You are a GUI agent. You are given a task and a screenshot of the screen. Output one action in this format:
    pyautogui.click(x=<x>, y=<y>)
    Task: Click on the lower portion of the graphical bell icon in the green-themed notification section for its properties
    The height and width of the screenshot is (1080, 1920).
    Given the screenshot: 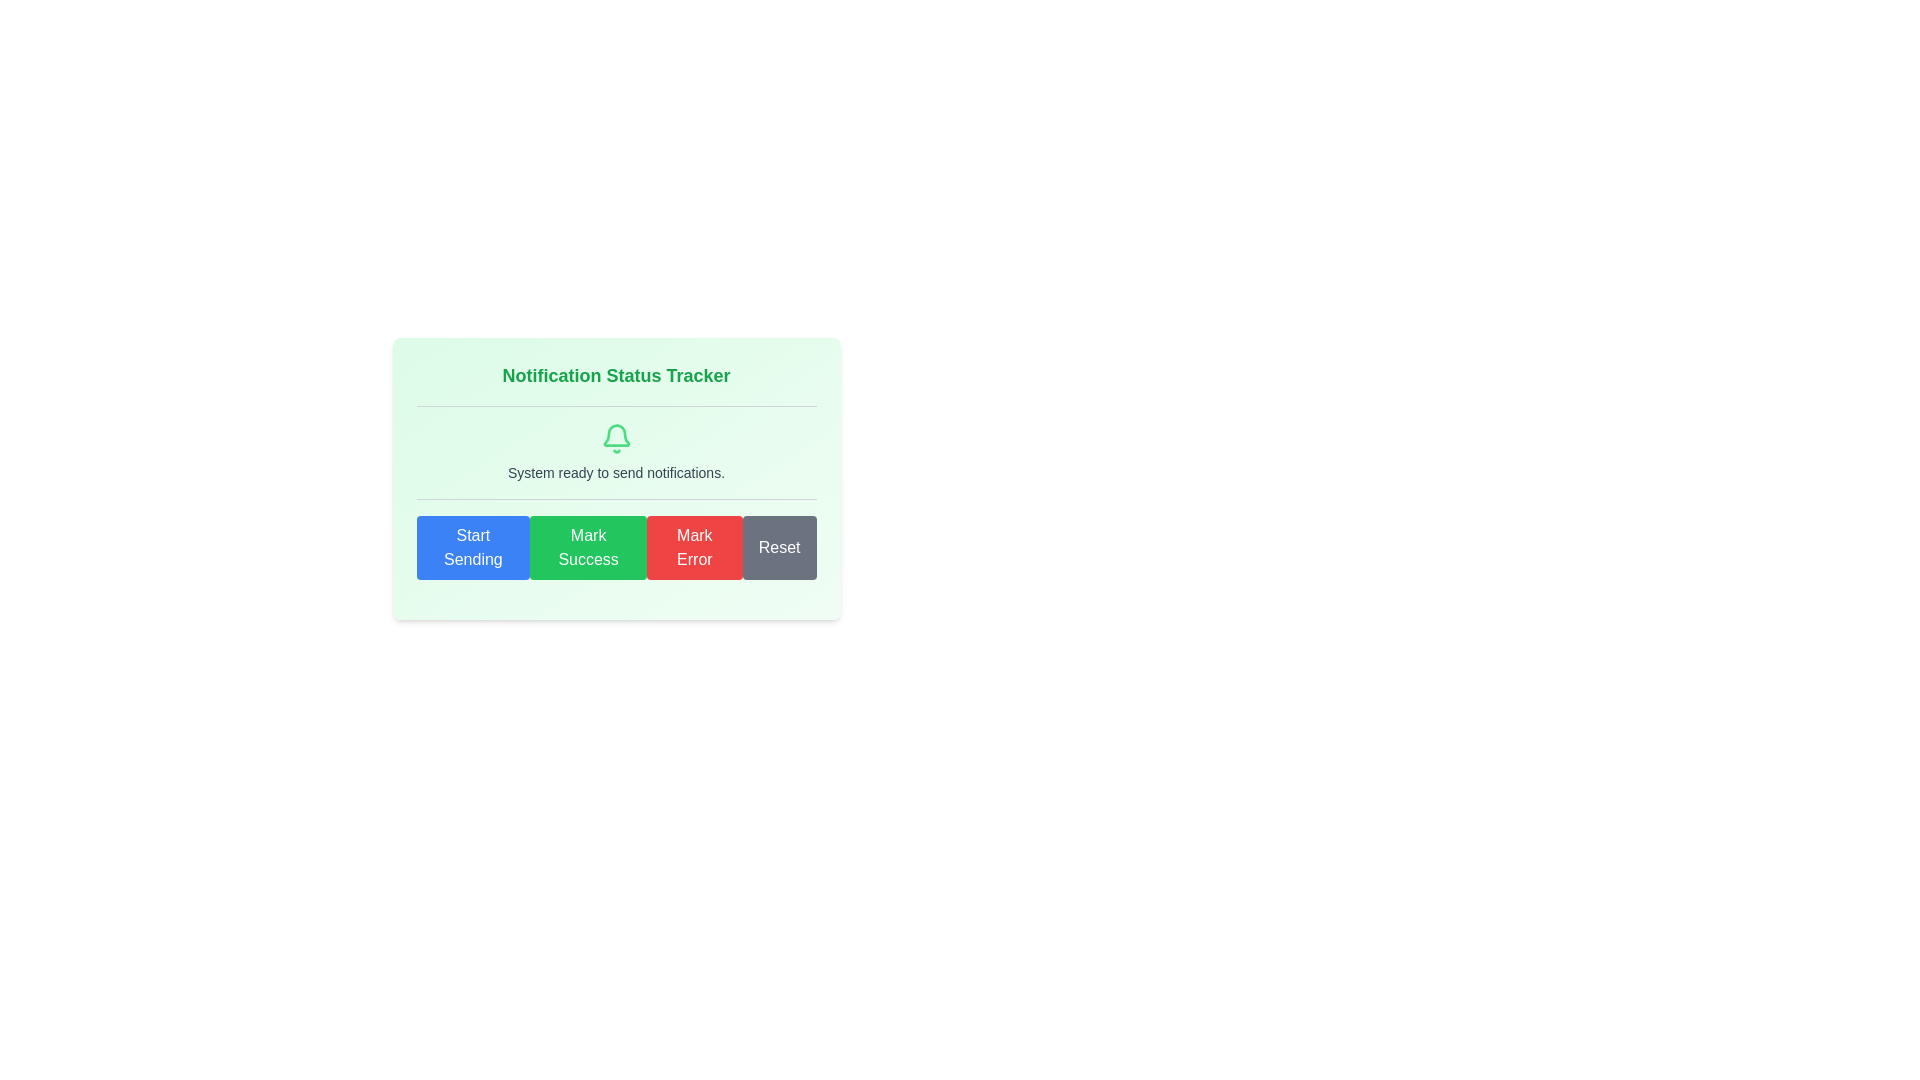 What is the action you would take?
    pyautogui.click(x=615, y=434)
    